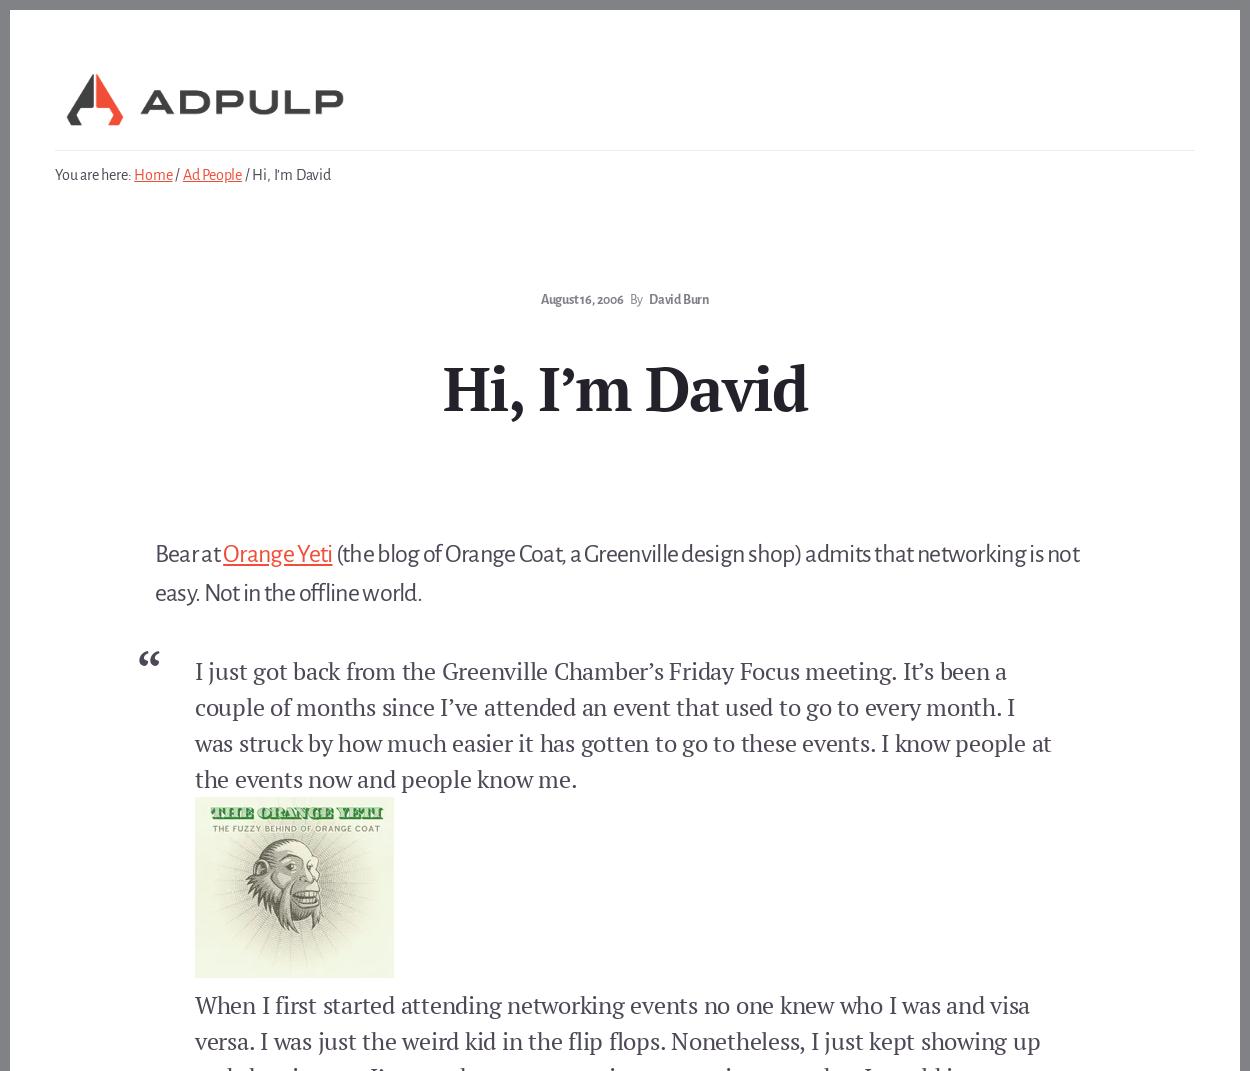  What do you see at coordinates (153, 174) in the screenshot?
I see `'Home'` at bounding box center [153, 174].